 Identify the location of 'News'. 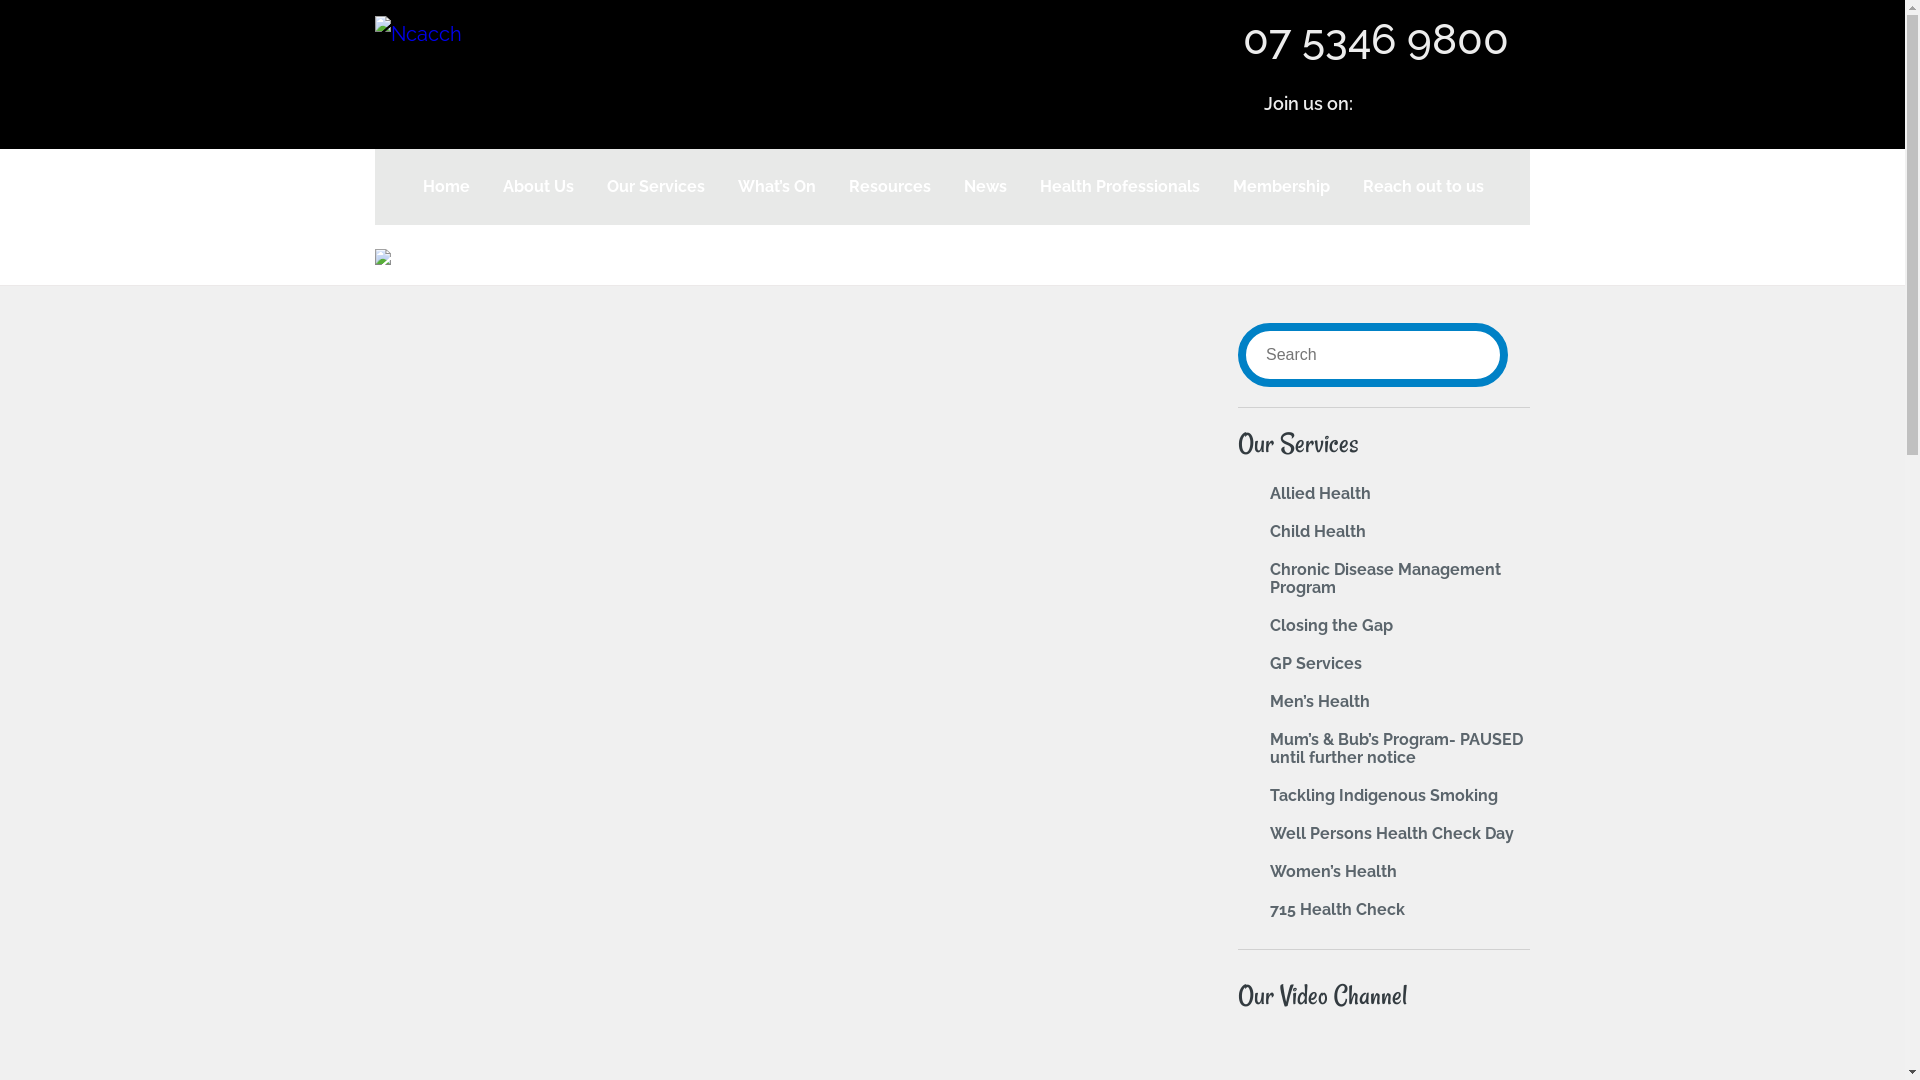
(983, 186).